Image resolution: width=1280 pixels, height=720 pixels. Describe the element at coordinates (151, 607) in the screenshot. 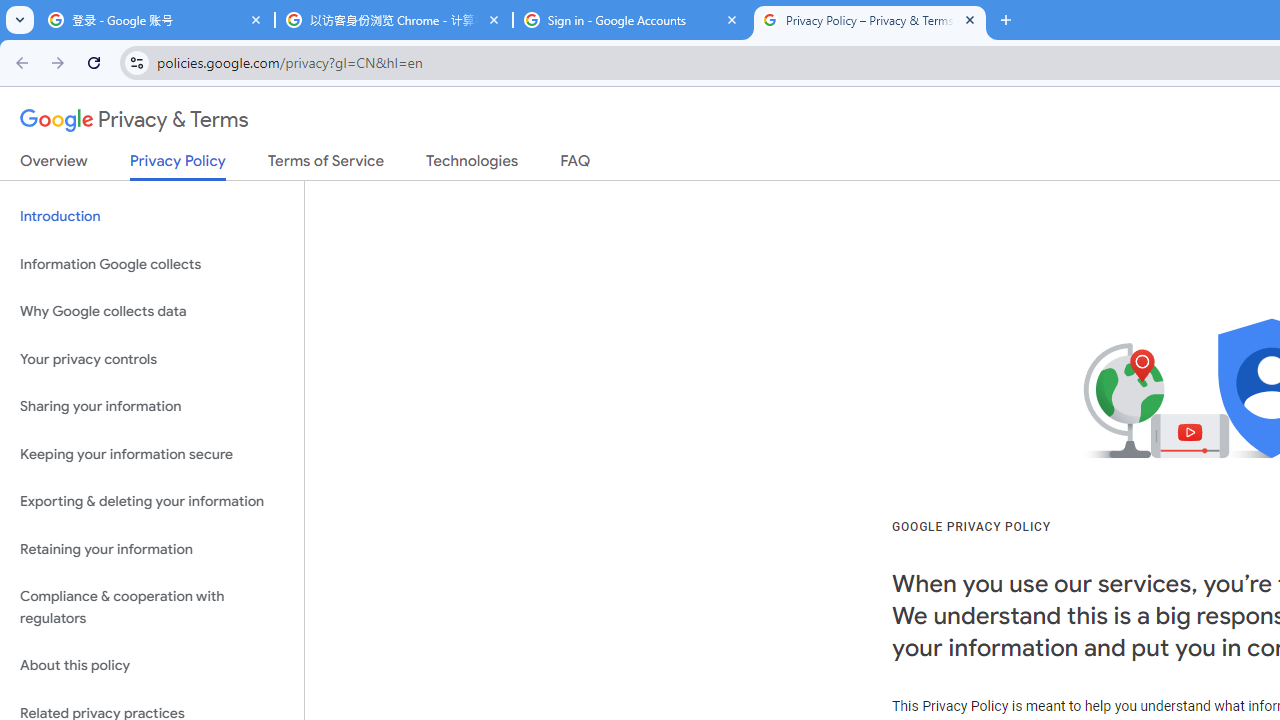

I see `'Compliance & cooperation with regulators'` at that location.